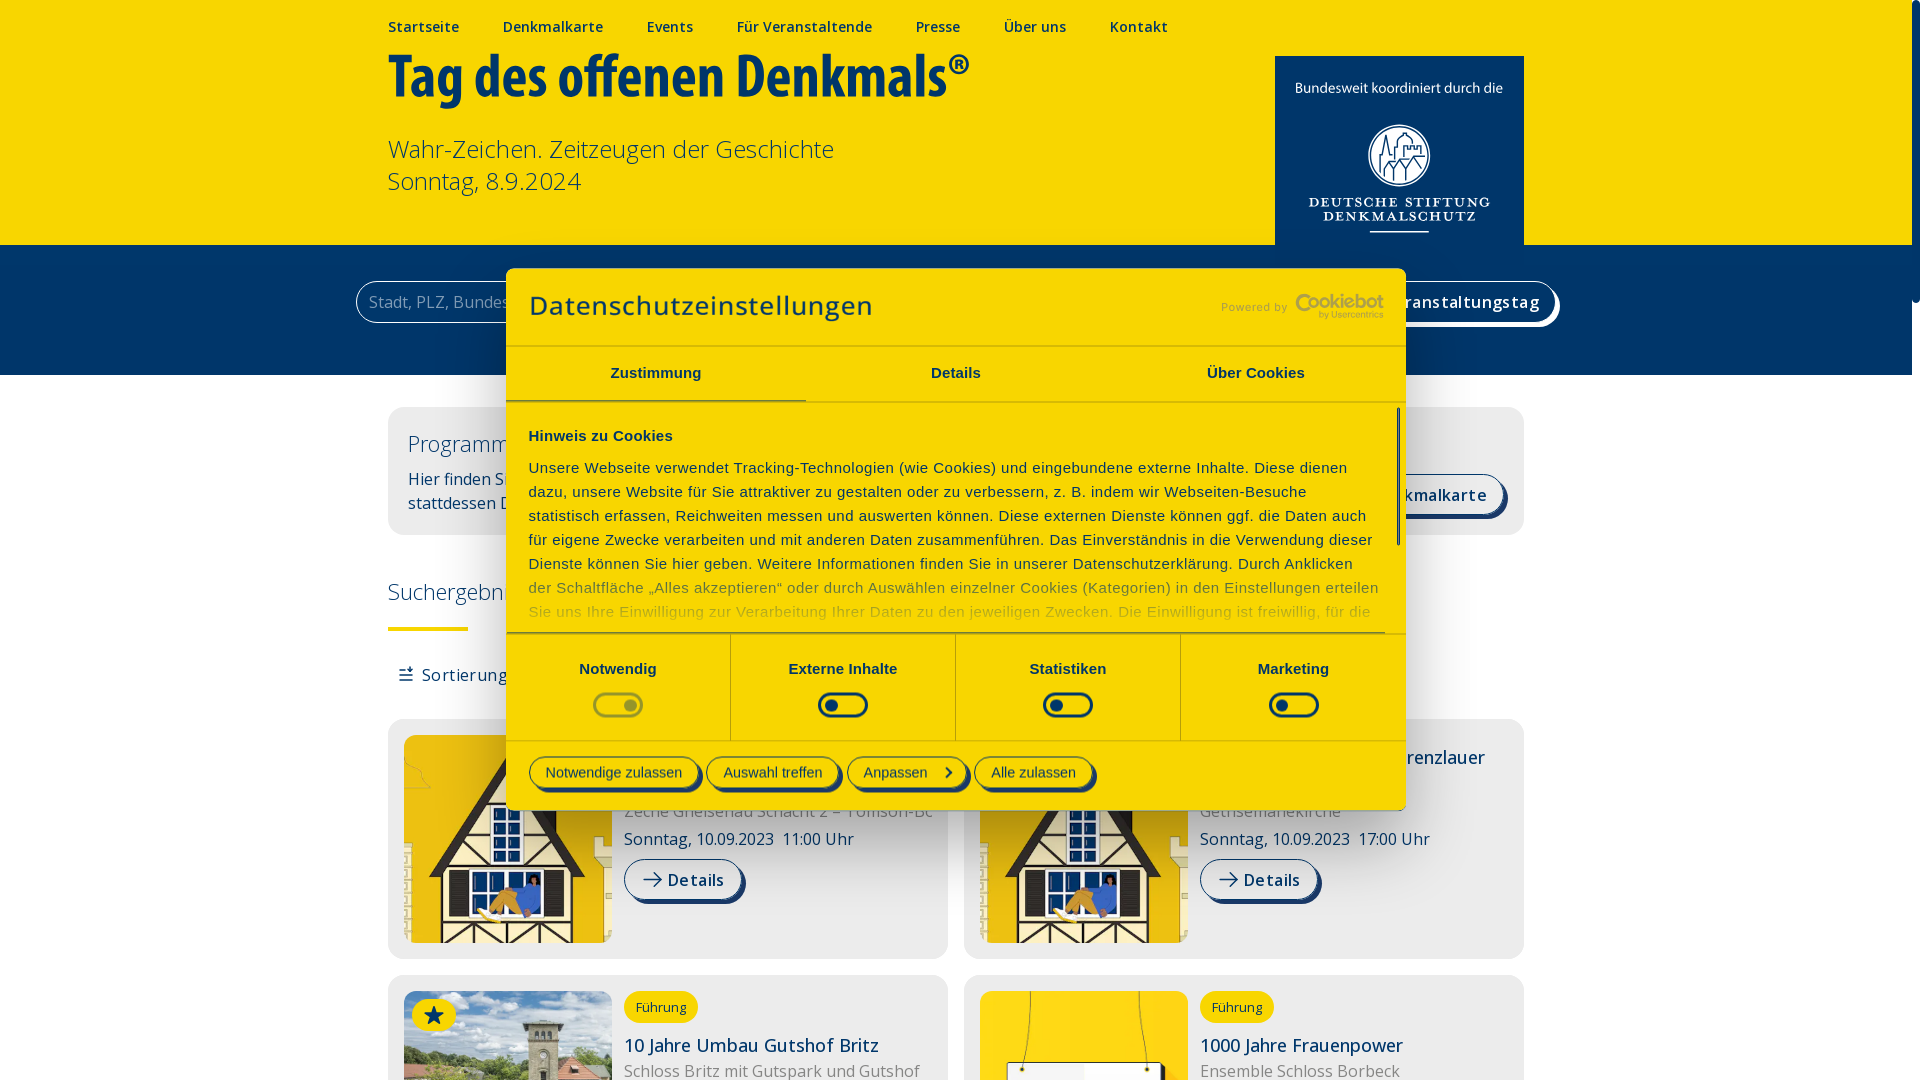  What do you see at coordinates (612, 770) in the screenshot?
I see `'Notwendige zulassen'` at bounding box center [612, 770].